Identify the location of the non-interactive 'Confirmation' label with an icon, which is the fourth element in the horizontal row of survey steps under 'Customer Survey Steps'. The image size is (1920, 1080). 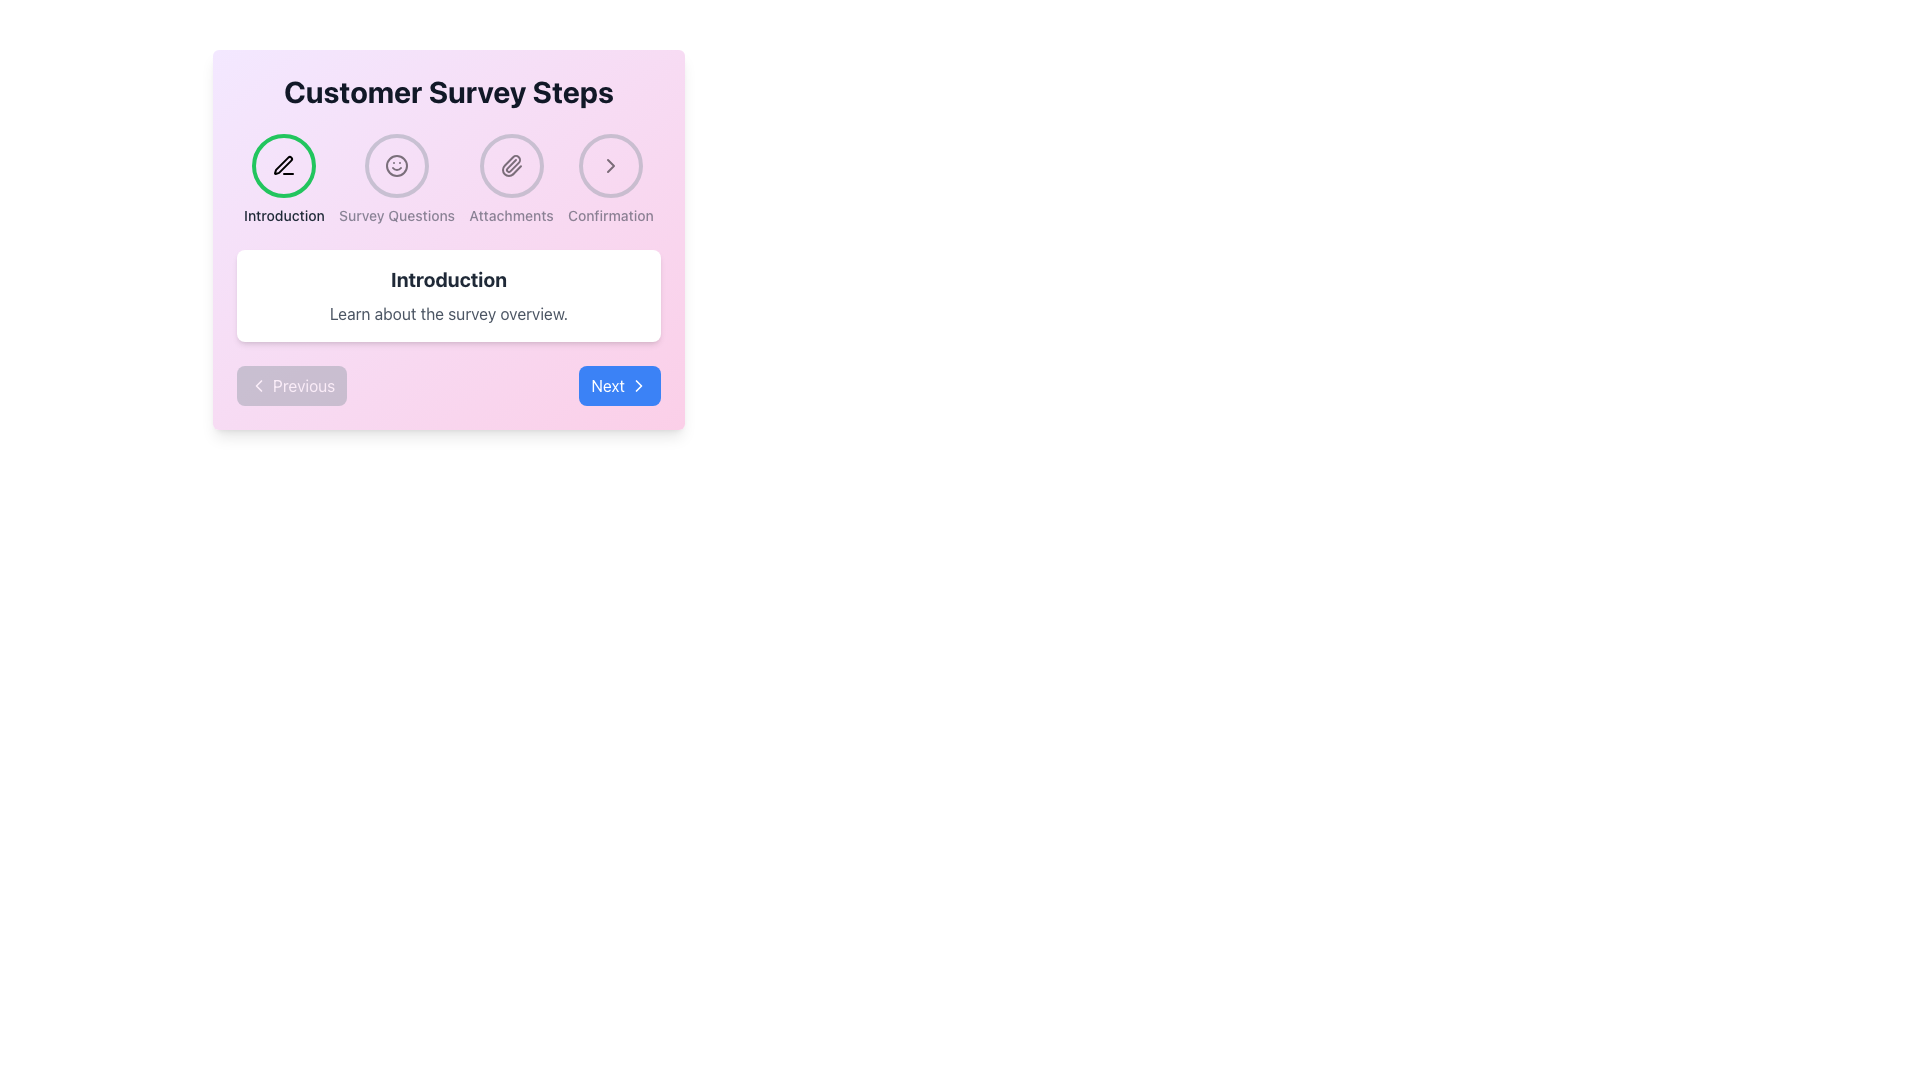
(609, 180).